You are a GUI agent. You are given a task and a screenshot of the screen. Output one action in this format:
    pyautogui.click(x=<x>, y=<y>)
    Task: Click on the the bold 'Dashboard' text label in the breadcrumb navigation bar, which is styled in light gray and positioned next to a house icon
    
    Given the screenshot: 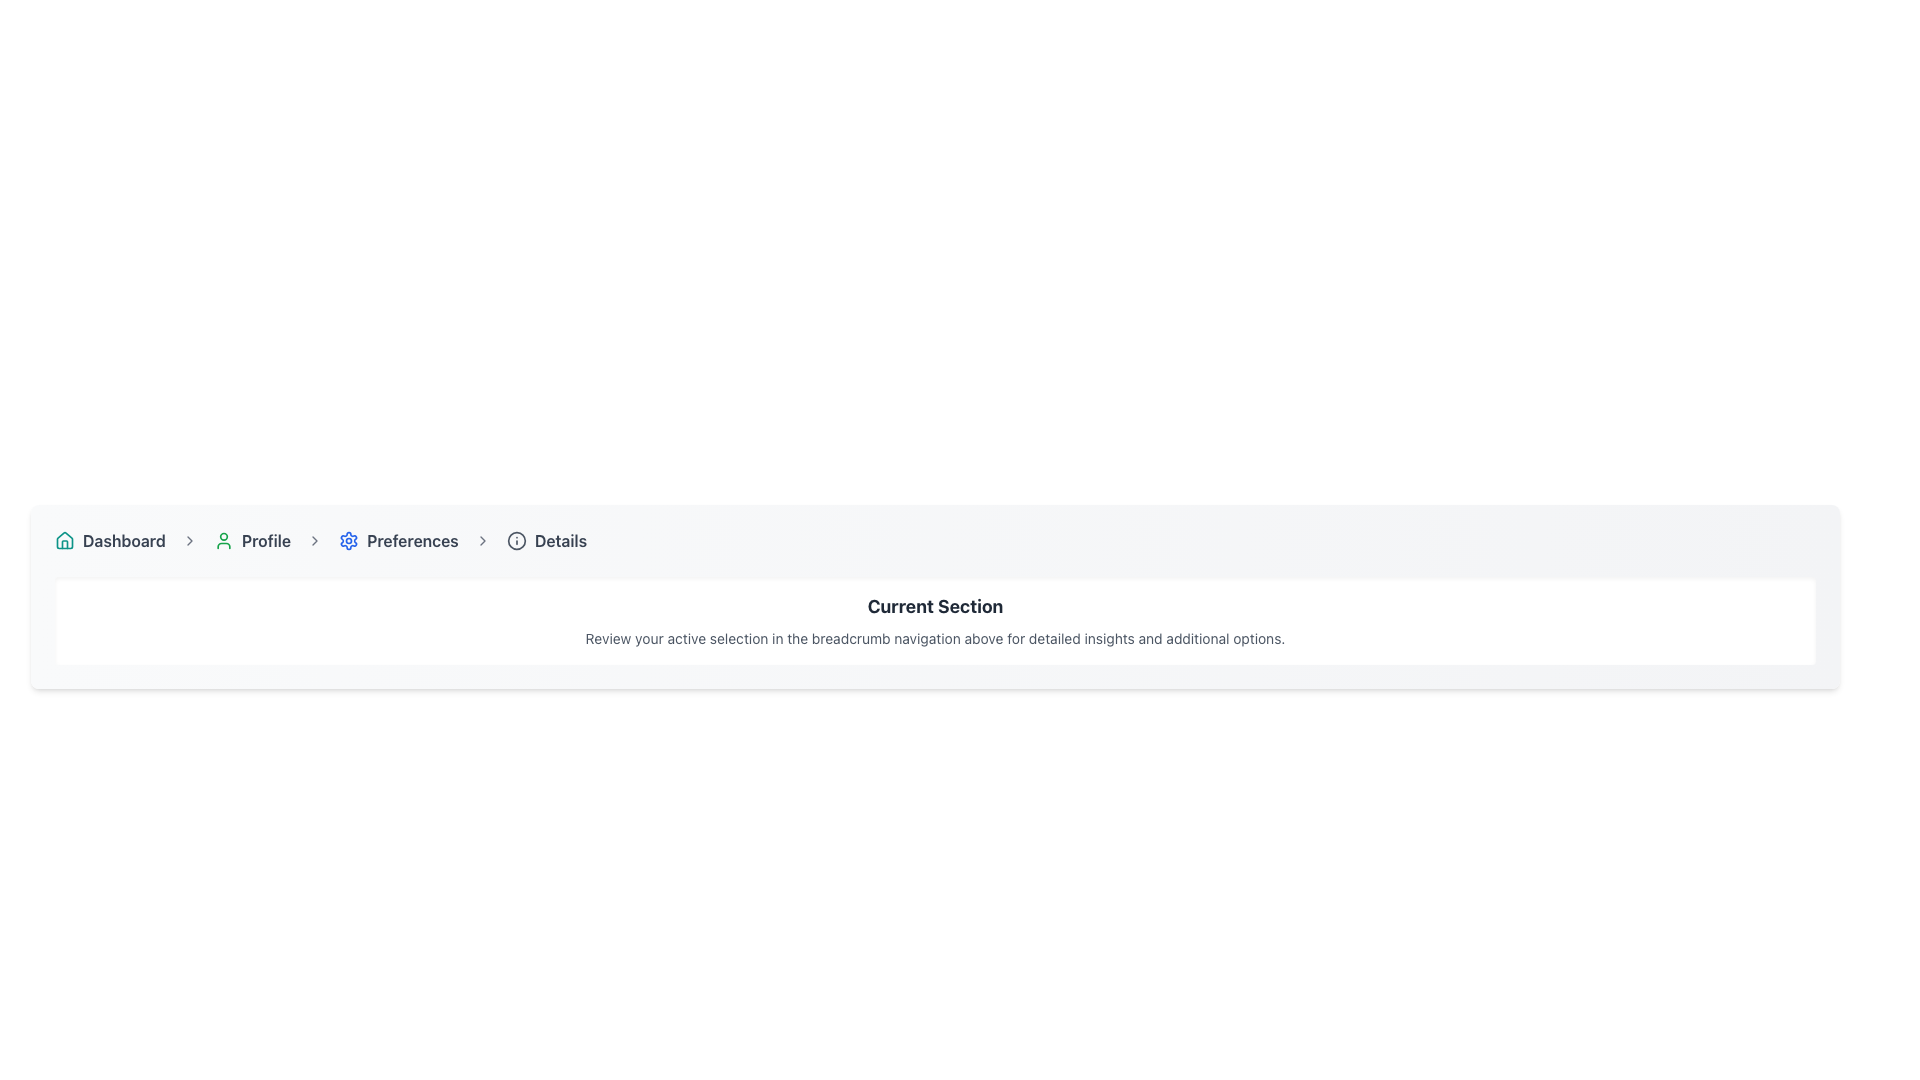 What is the action you would take?
    pyautogui.click(x=123, y=540)
    